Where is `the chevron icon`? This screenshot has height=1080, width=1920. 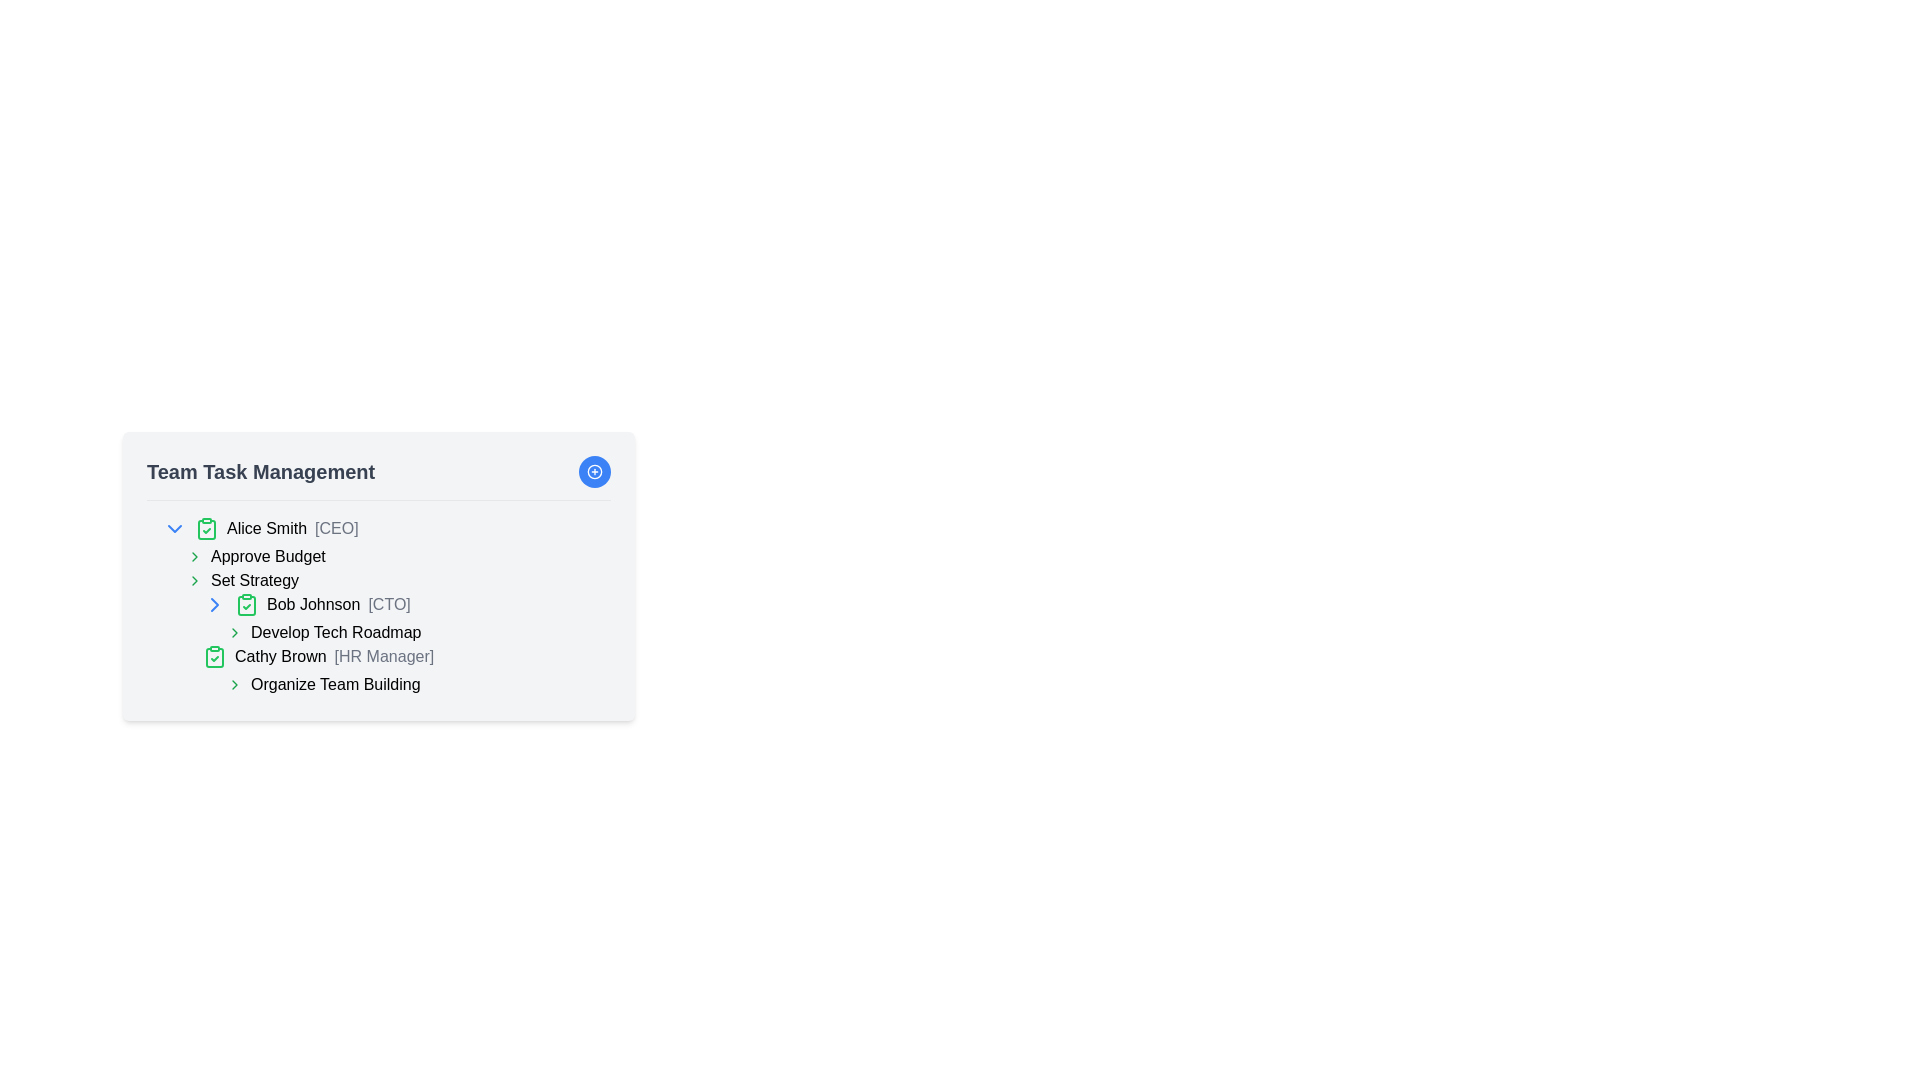
the chevron icon is located at coordinates (195, 556).